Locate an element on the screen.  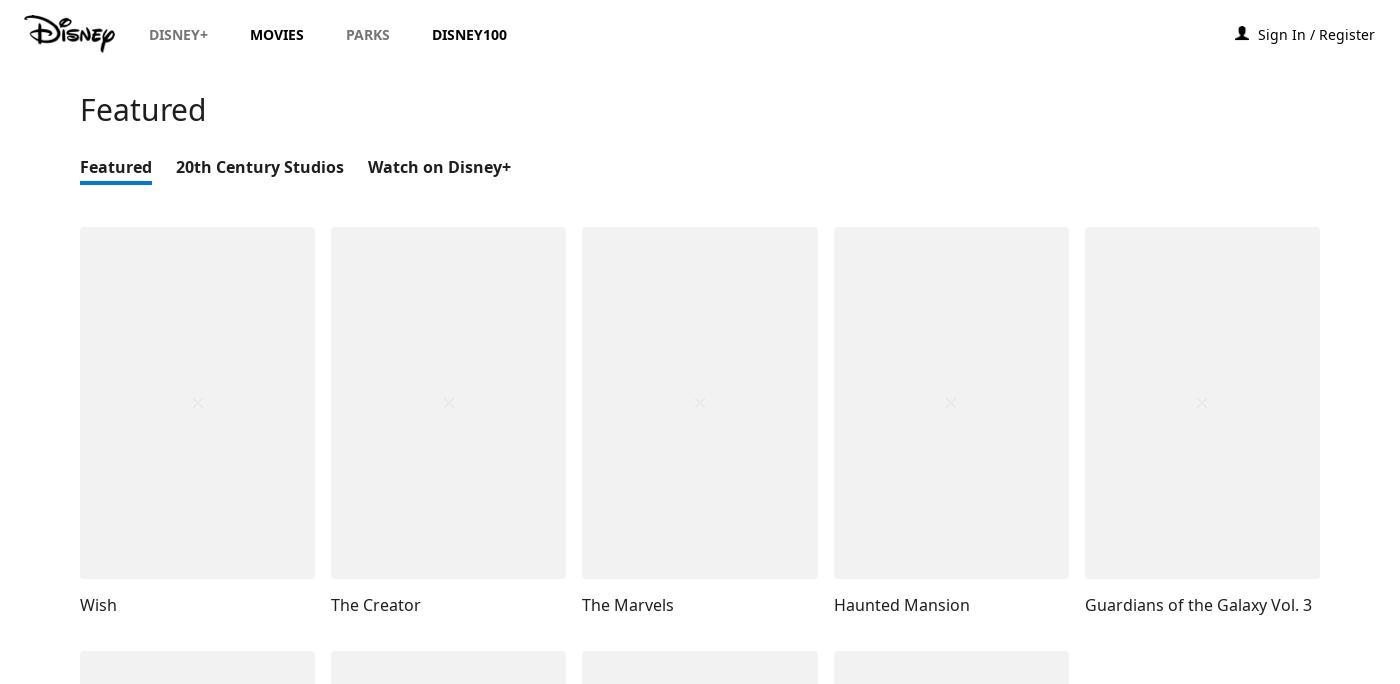
'PARKS' is located at coordinates (368, 34).